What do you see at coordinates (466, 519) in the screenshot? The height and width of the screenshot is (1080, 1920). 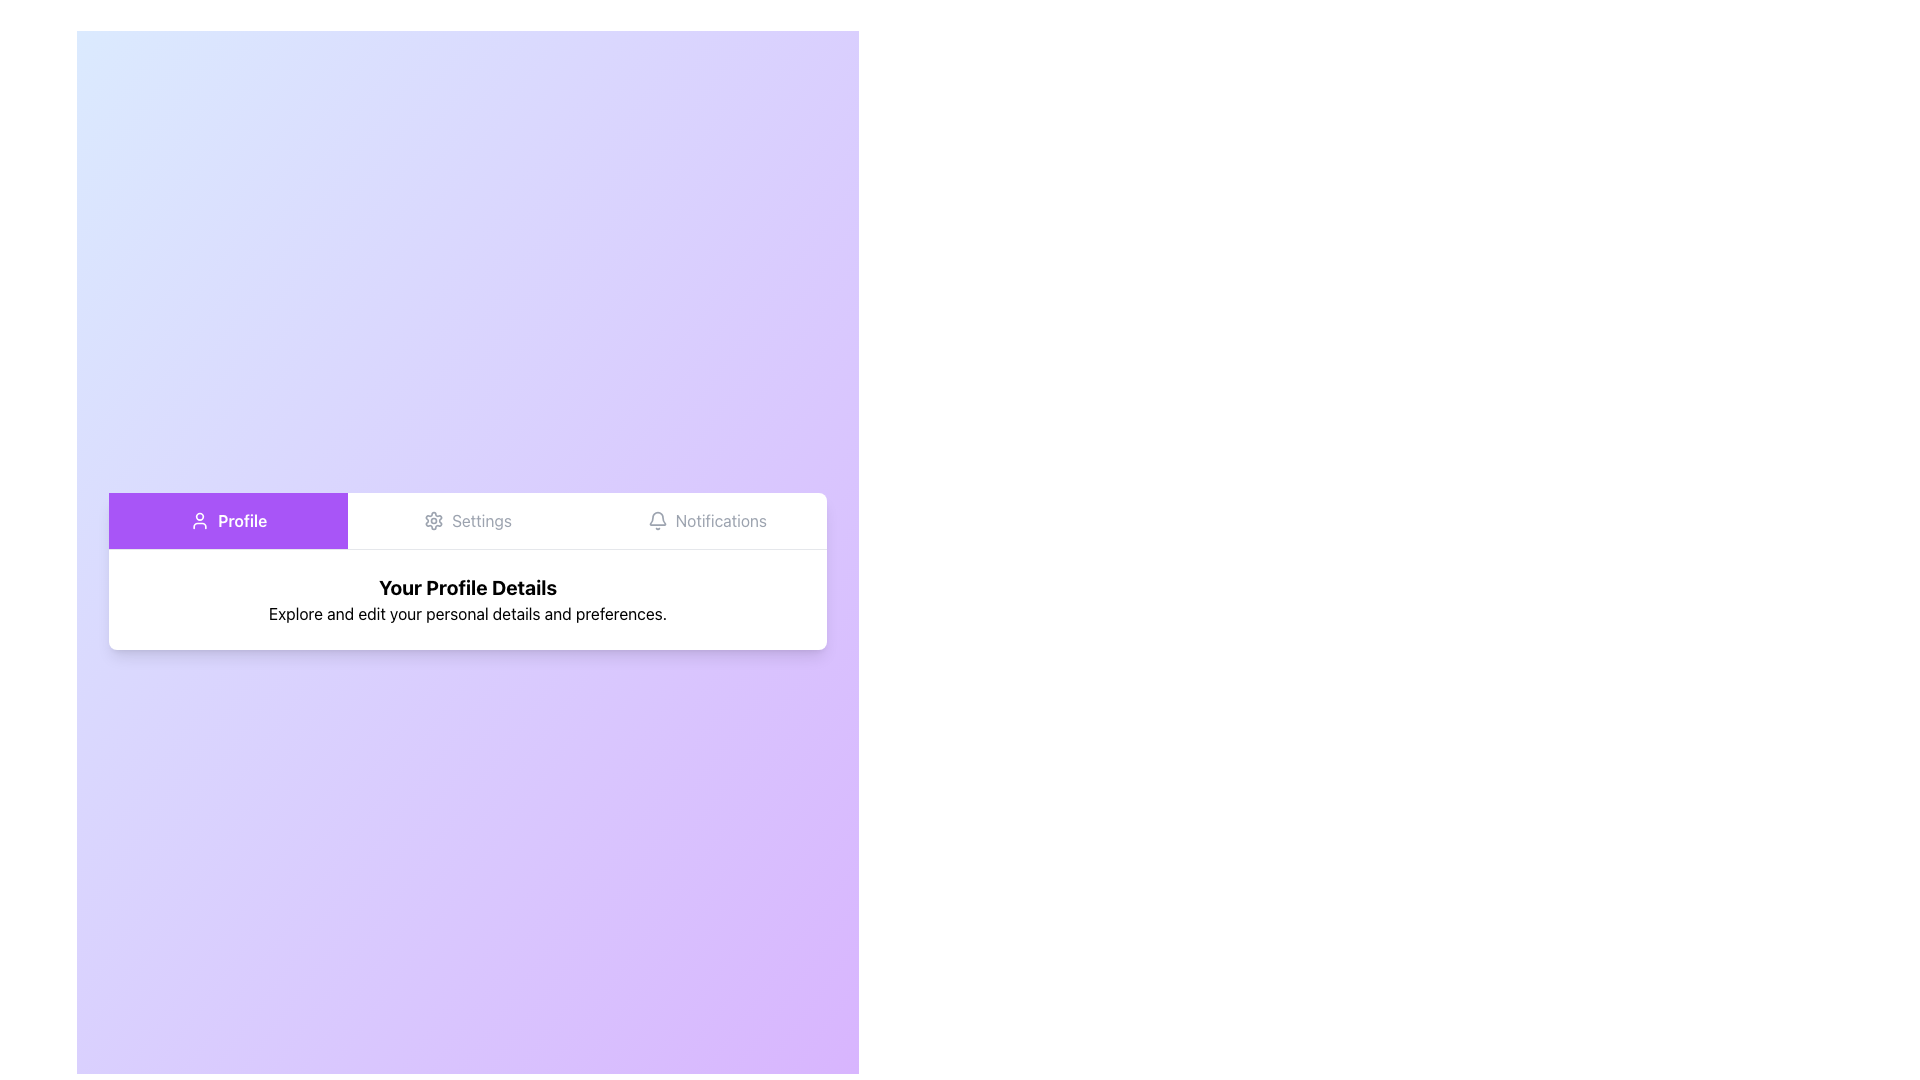 I see `the 'Settings' button, which is a combined text and icon button displaying a gear icon and the text 'Settings', styled in light gray and centrally positioned among navigation items` at bounding box center [466, 519].